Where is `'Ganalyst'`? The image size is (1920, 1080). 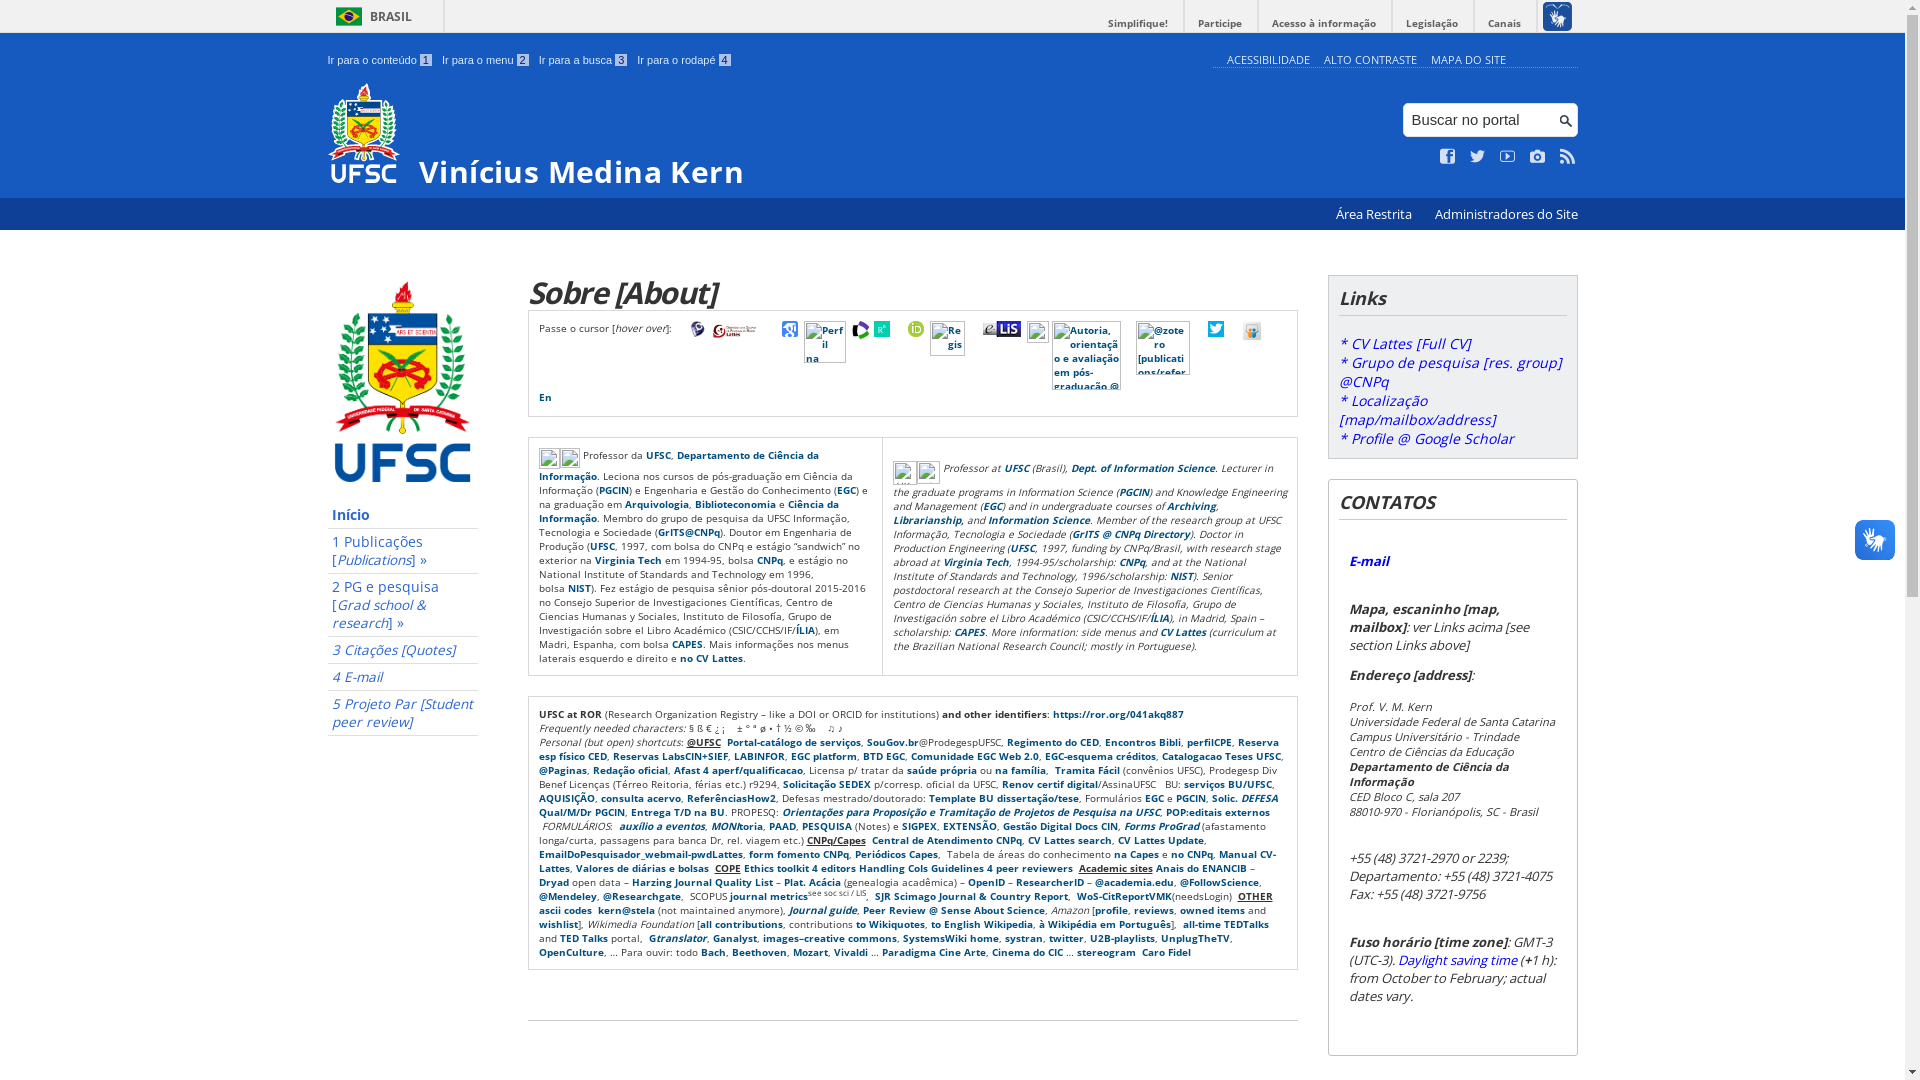
'Ganalyst' is located at coordinates (733, 937).